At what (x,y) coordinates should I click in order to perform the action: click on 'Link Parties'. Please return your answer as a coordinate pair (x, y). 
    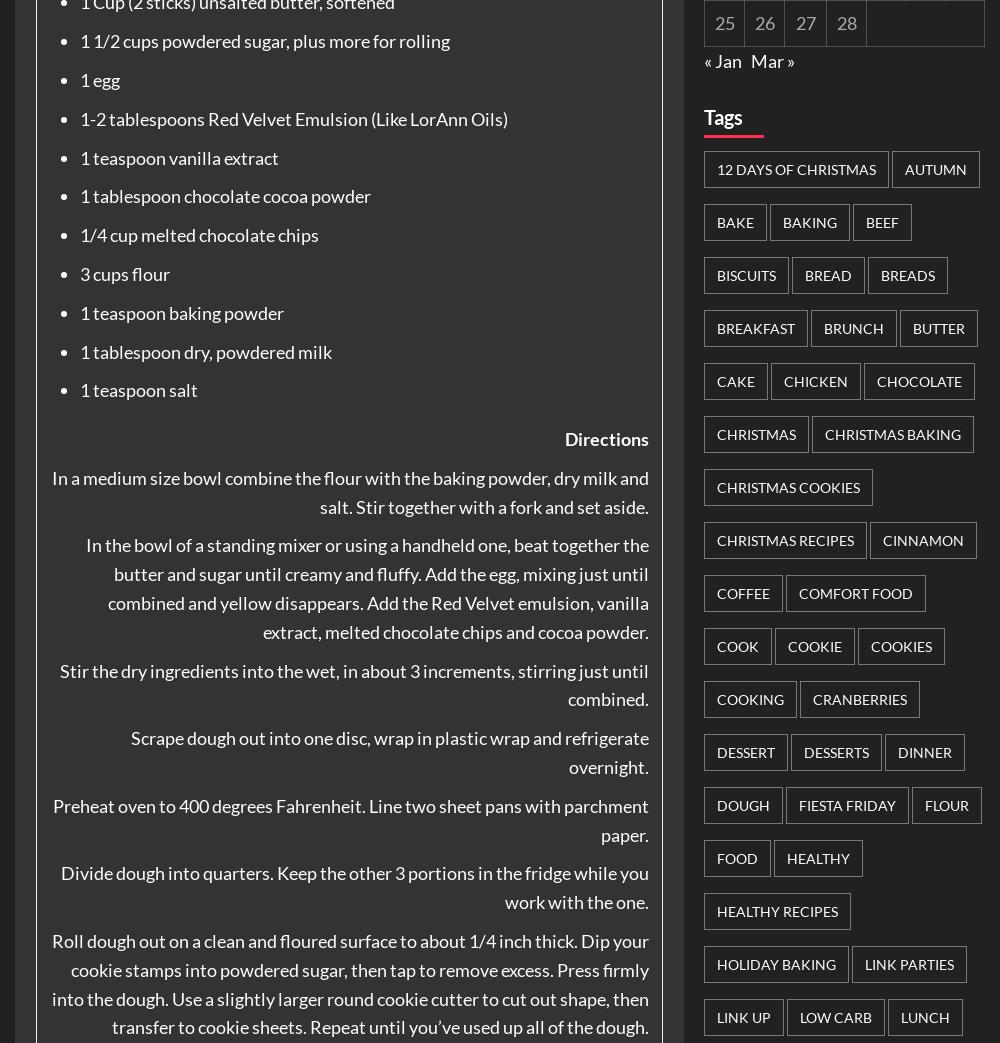
    Looking at the image, I should click on (864, 962).